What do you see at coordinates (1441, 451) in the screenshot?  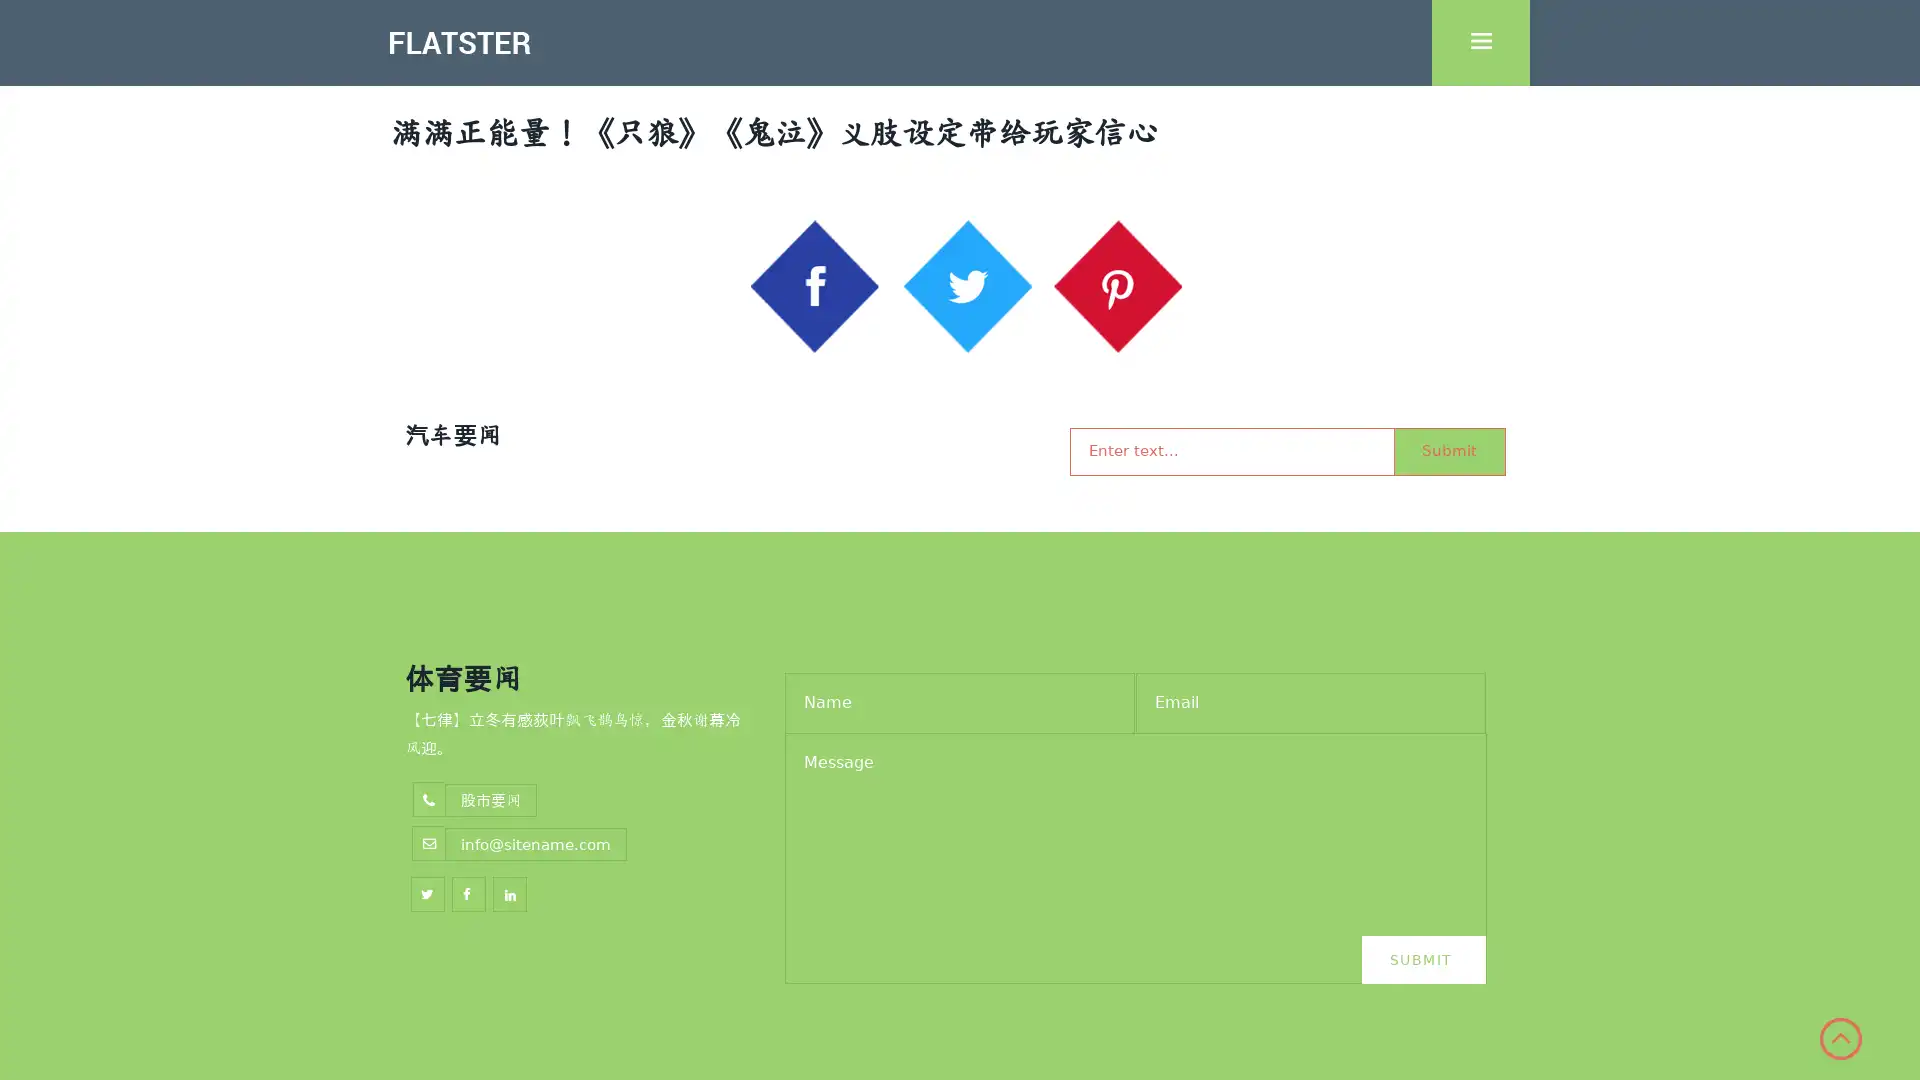 I see `Submit` at bounding box center [1441, 451].